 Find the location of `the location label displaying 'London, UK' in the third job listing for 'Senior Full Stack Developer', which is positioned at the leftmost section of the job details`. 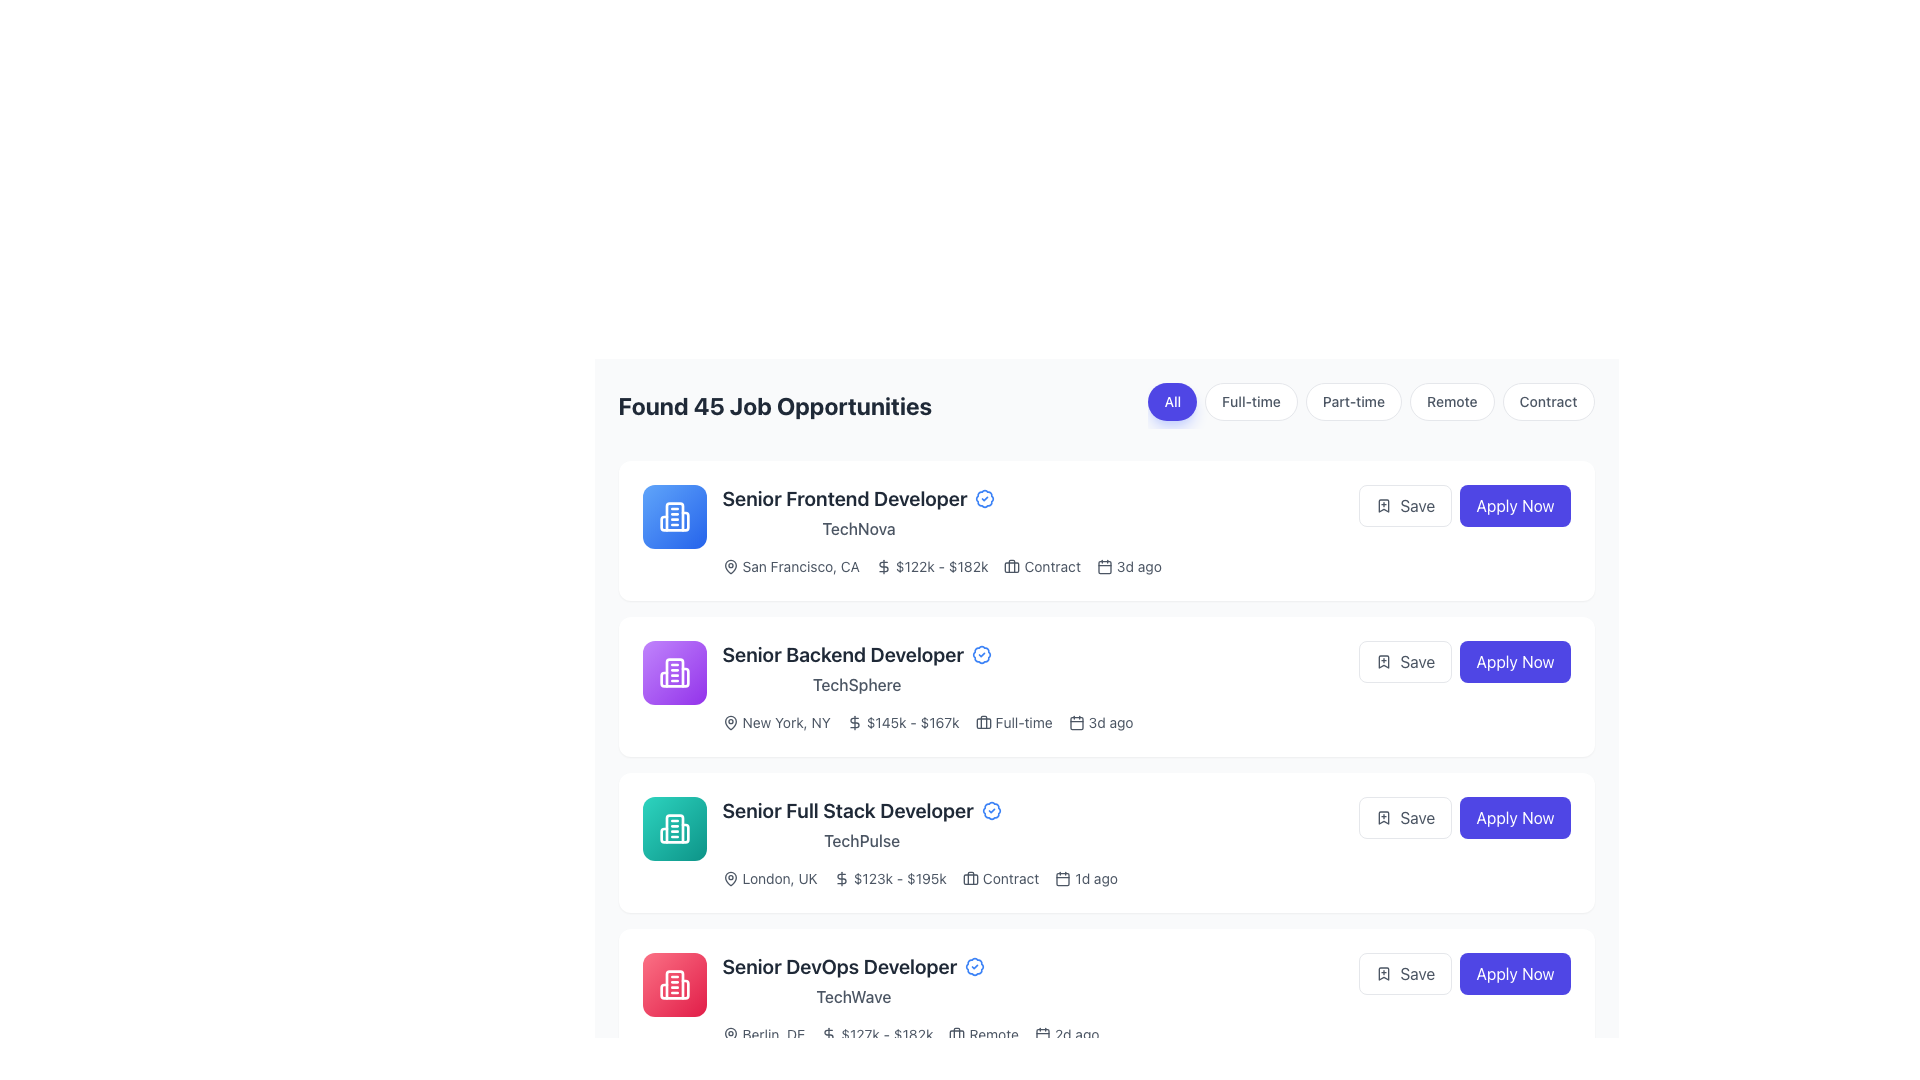

the location label displaying 'London, UK' in the third job listing for 'Senior Full Stack Developer', which is positioned at the leftmost section of the job details is located at coordinates (769, 878).